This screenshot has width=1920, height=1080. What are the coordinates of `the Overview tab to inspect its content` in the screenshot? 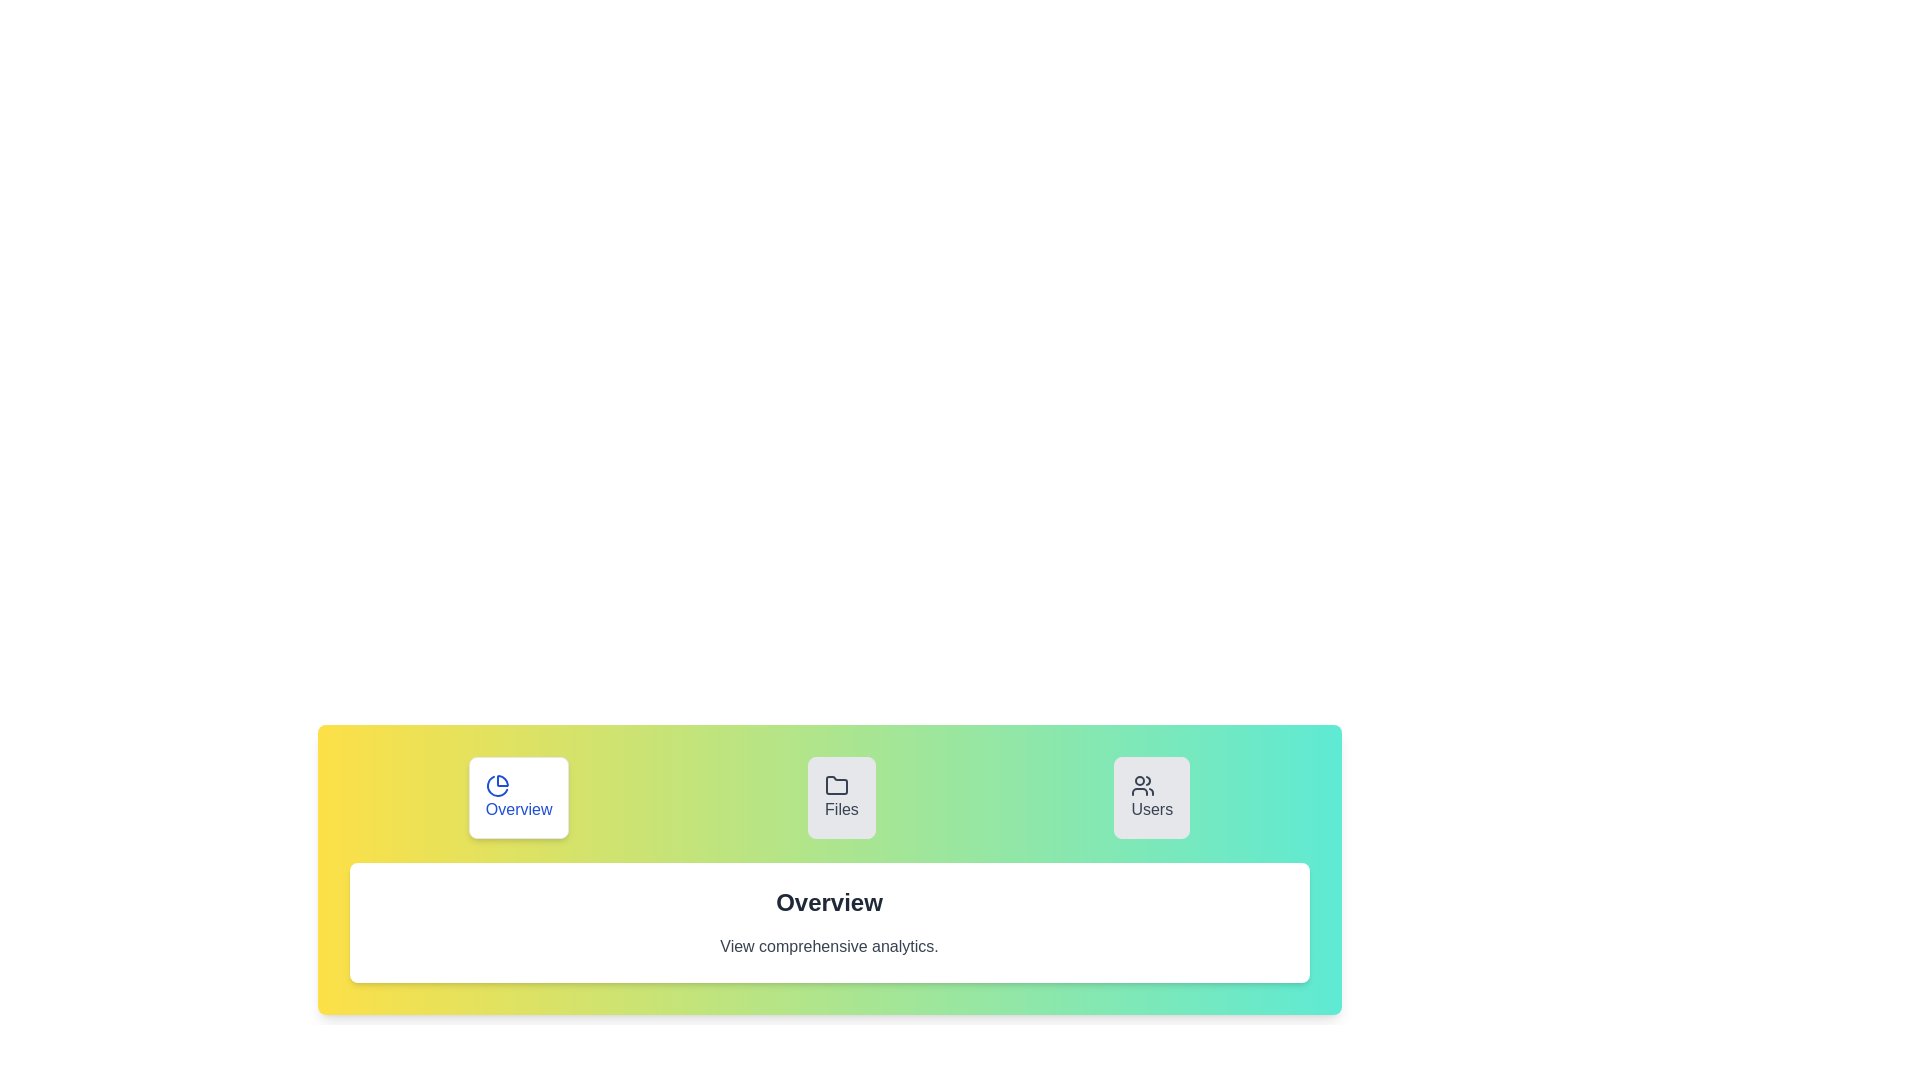 It's located at (518, 797).